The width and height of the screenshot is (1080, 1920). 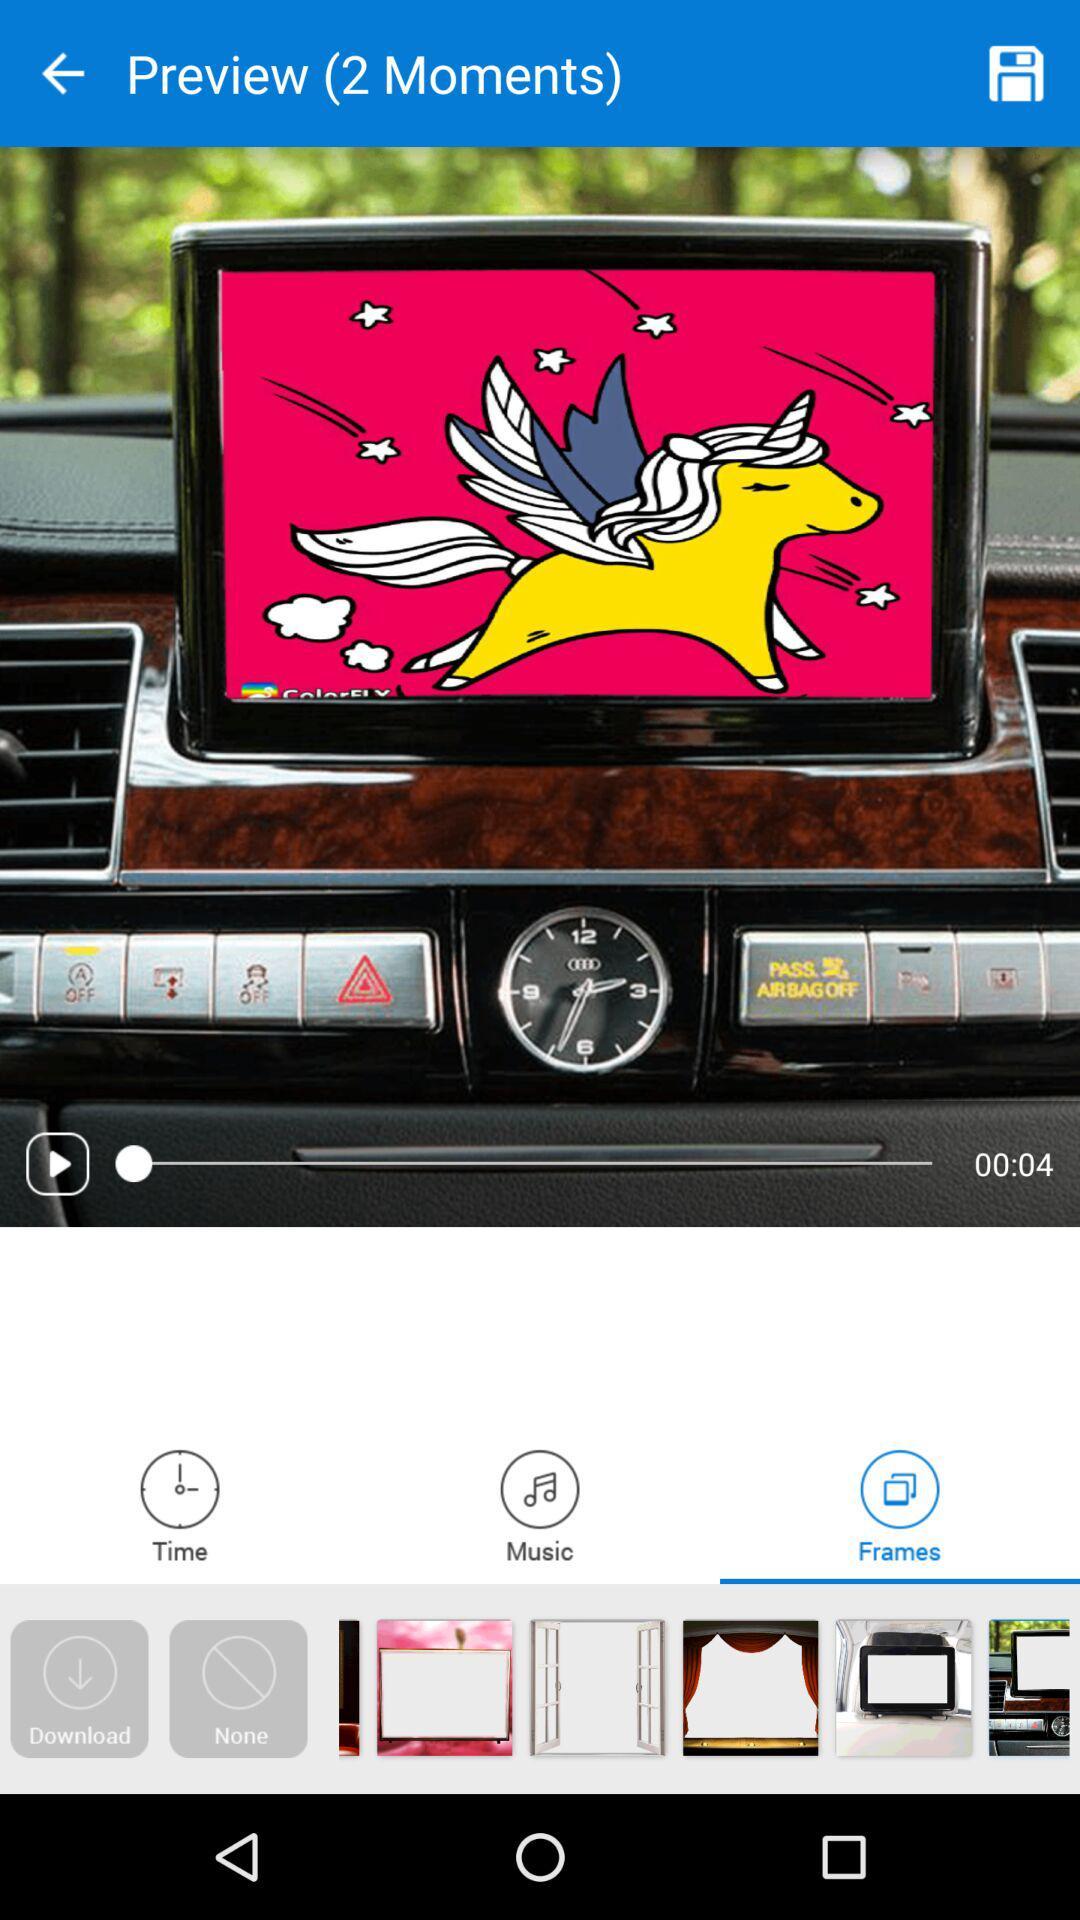 What do you see at coordinates (56, 1163) in the screenshot?
I see `play` at bounding box center [56, 1163].